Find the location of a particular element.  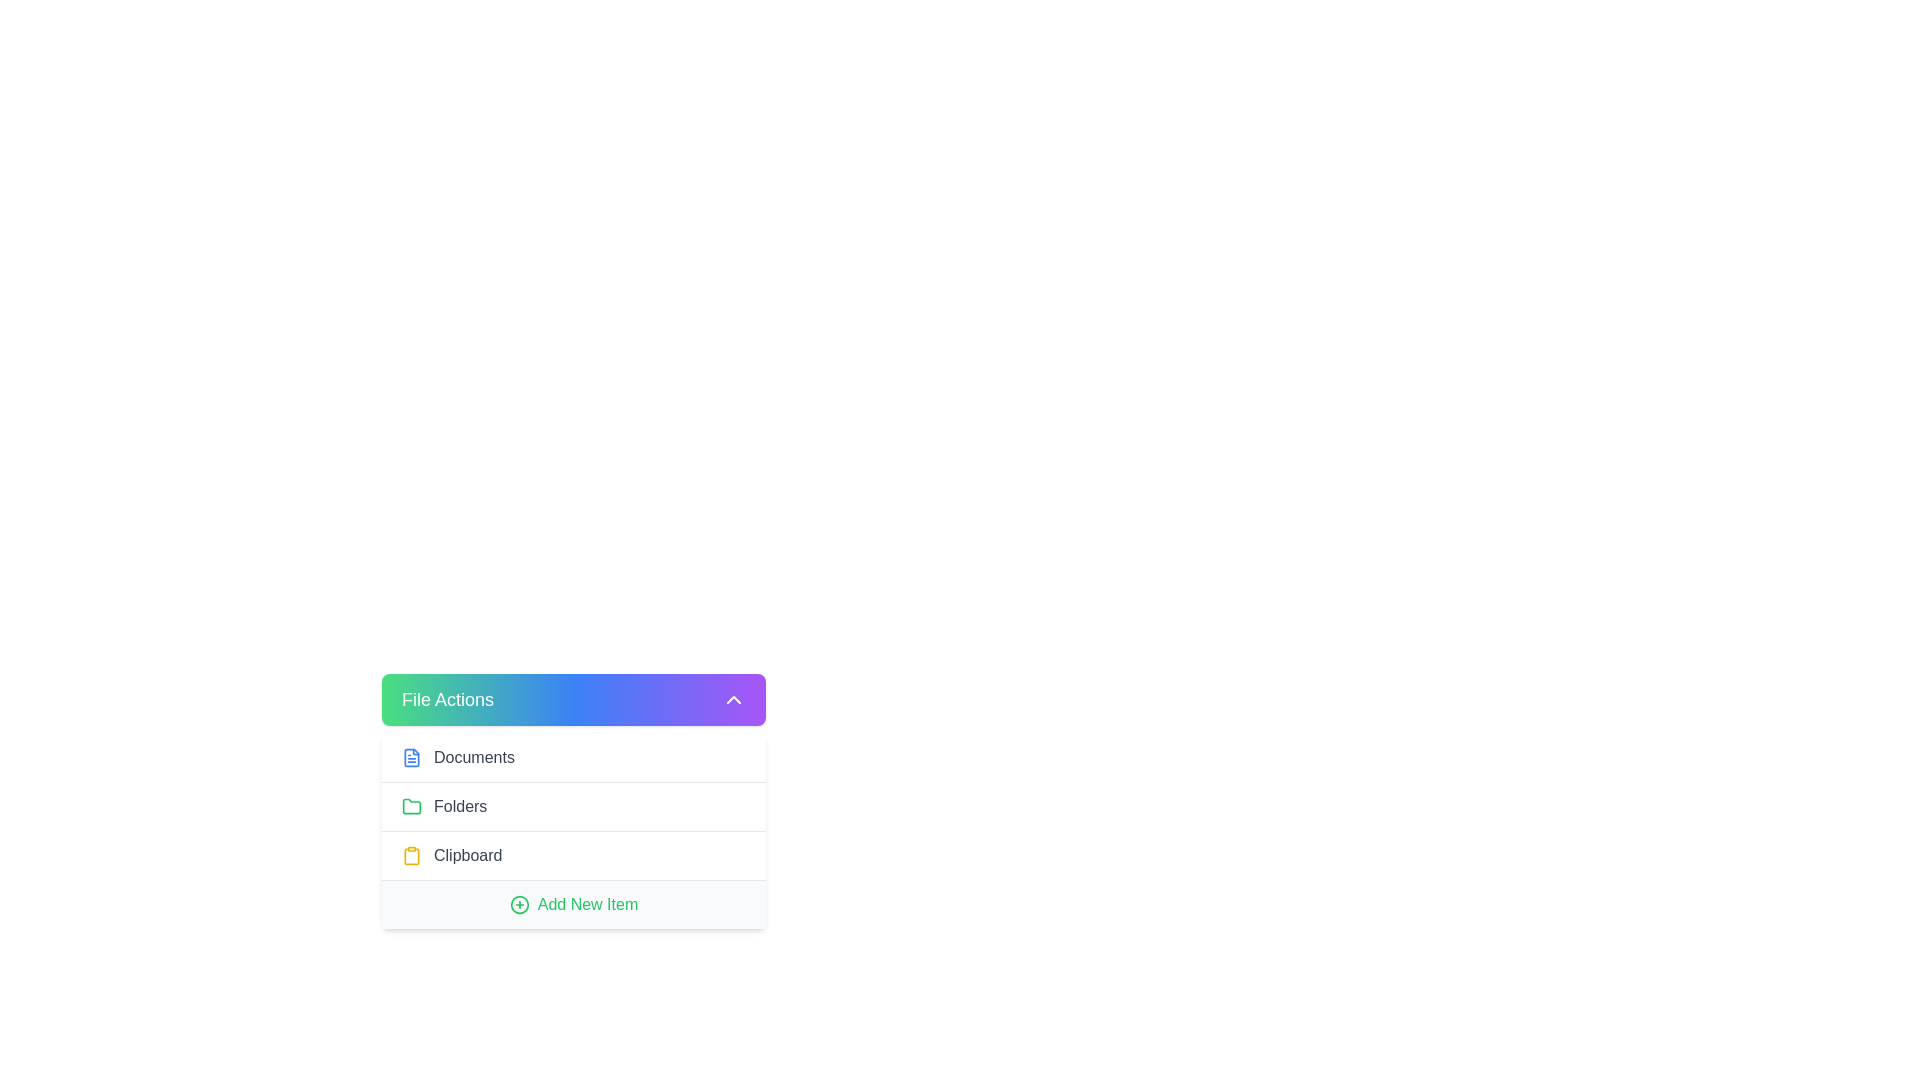

the Chevron Up button icon located at the far right end of the 'File Actions' button is located at coordinates (733, 698).